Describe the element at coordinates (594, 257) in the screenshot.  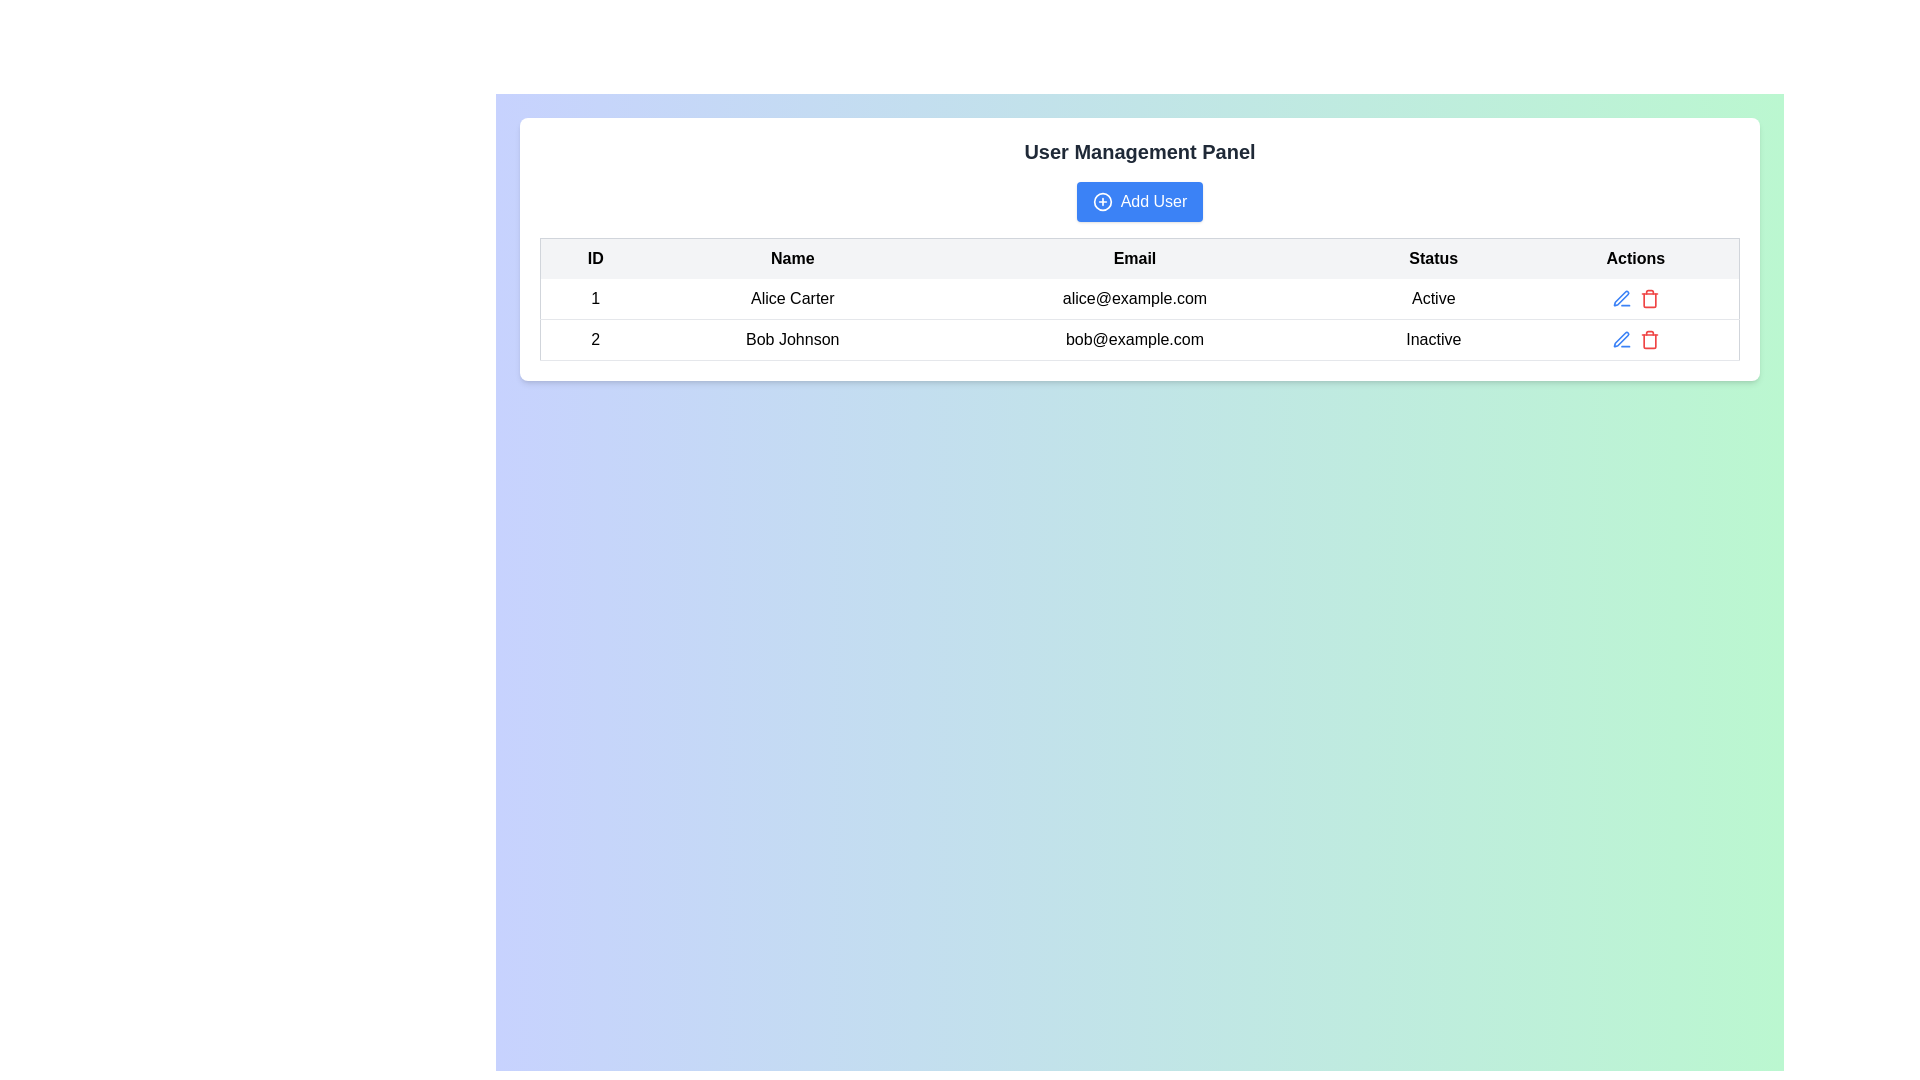
I see `the label of the first column header in the table to understand the data type represented by this unique identifier` at that location.